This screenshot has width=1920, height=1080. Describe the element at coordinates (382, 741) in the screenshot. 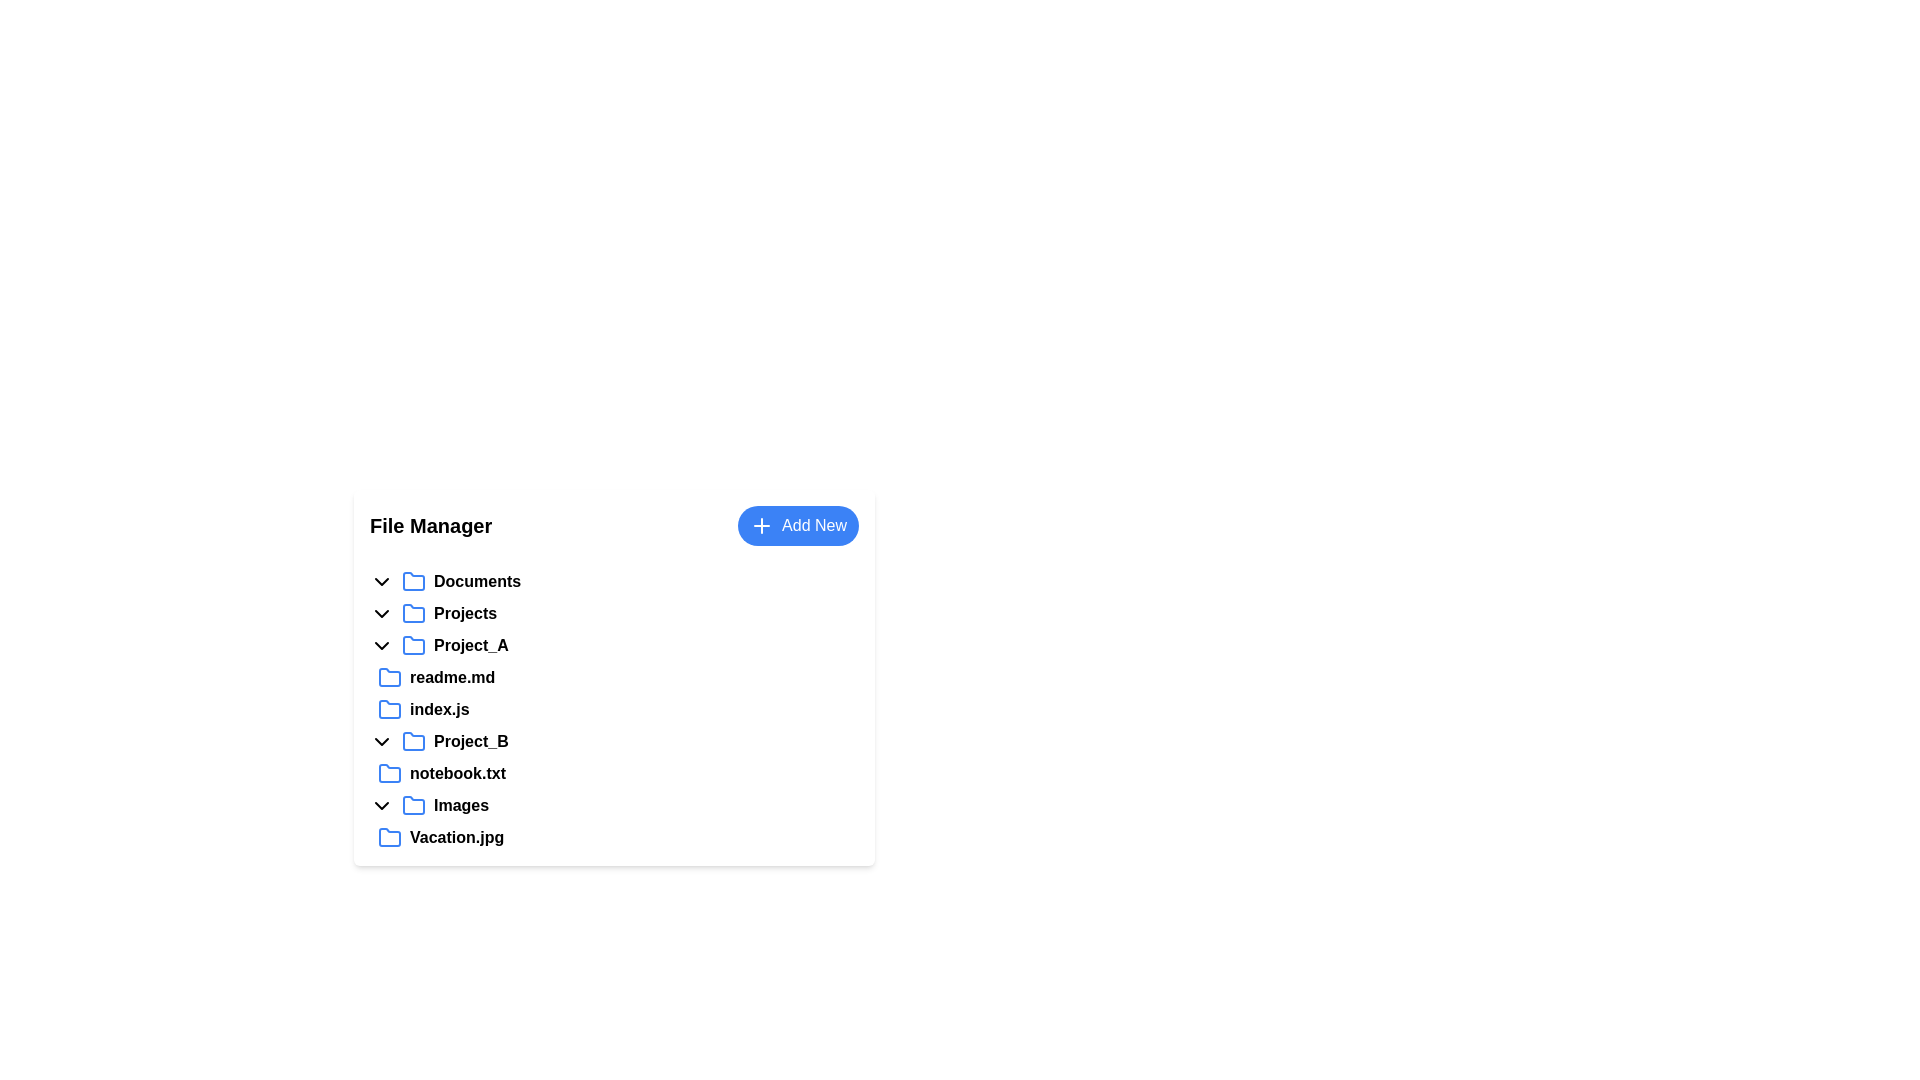

I see `the dropdown indicator icon` at that location.